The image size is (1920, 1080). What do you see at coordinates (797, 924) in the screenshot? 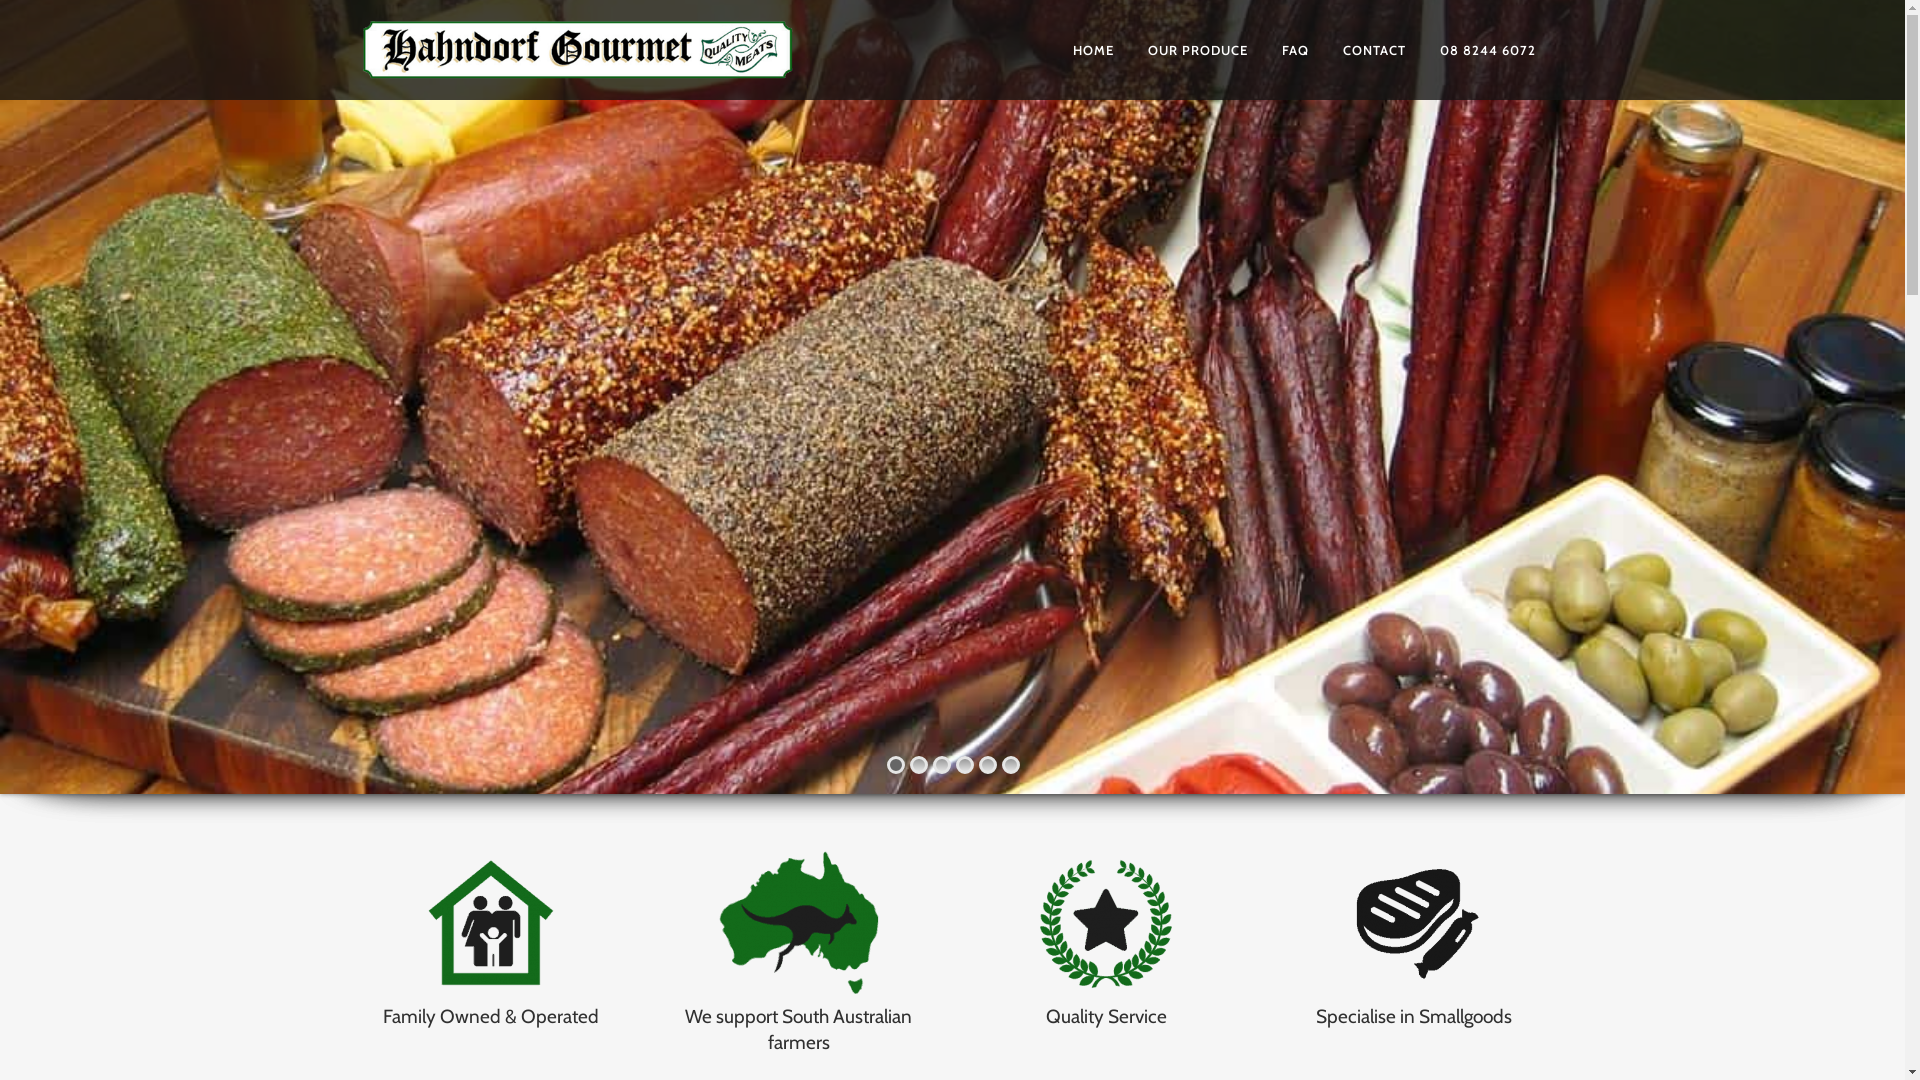
I see `'icon2'` at bounding box center [797, 924].